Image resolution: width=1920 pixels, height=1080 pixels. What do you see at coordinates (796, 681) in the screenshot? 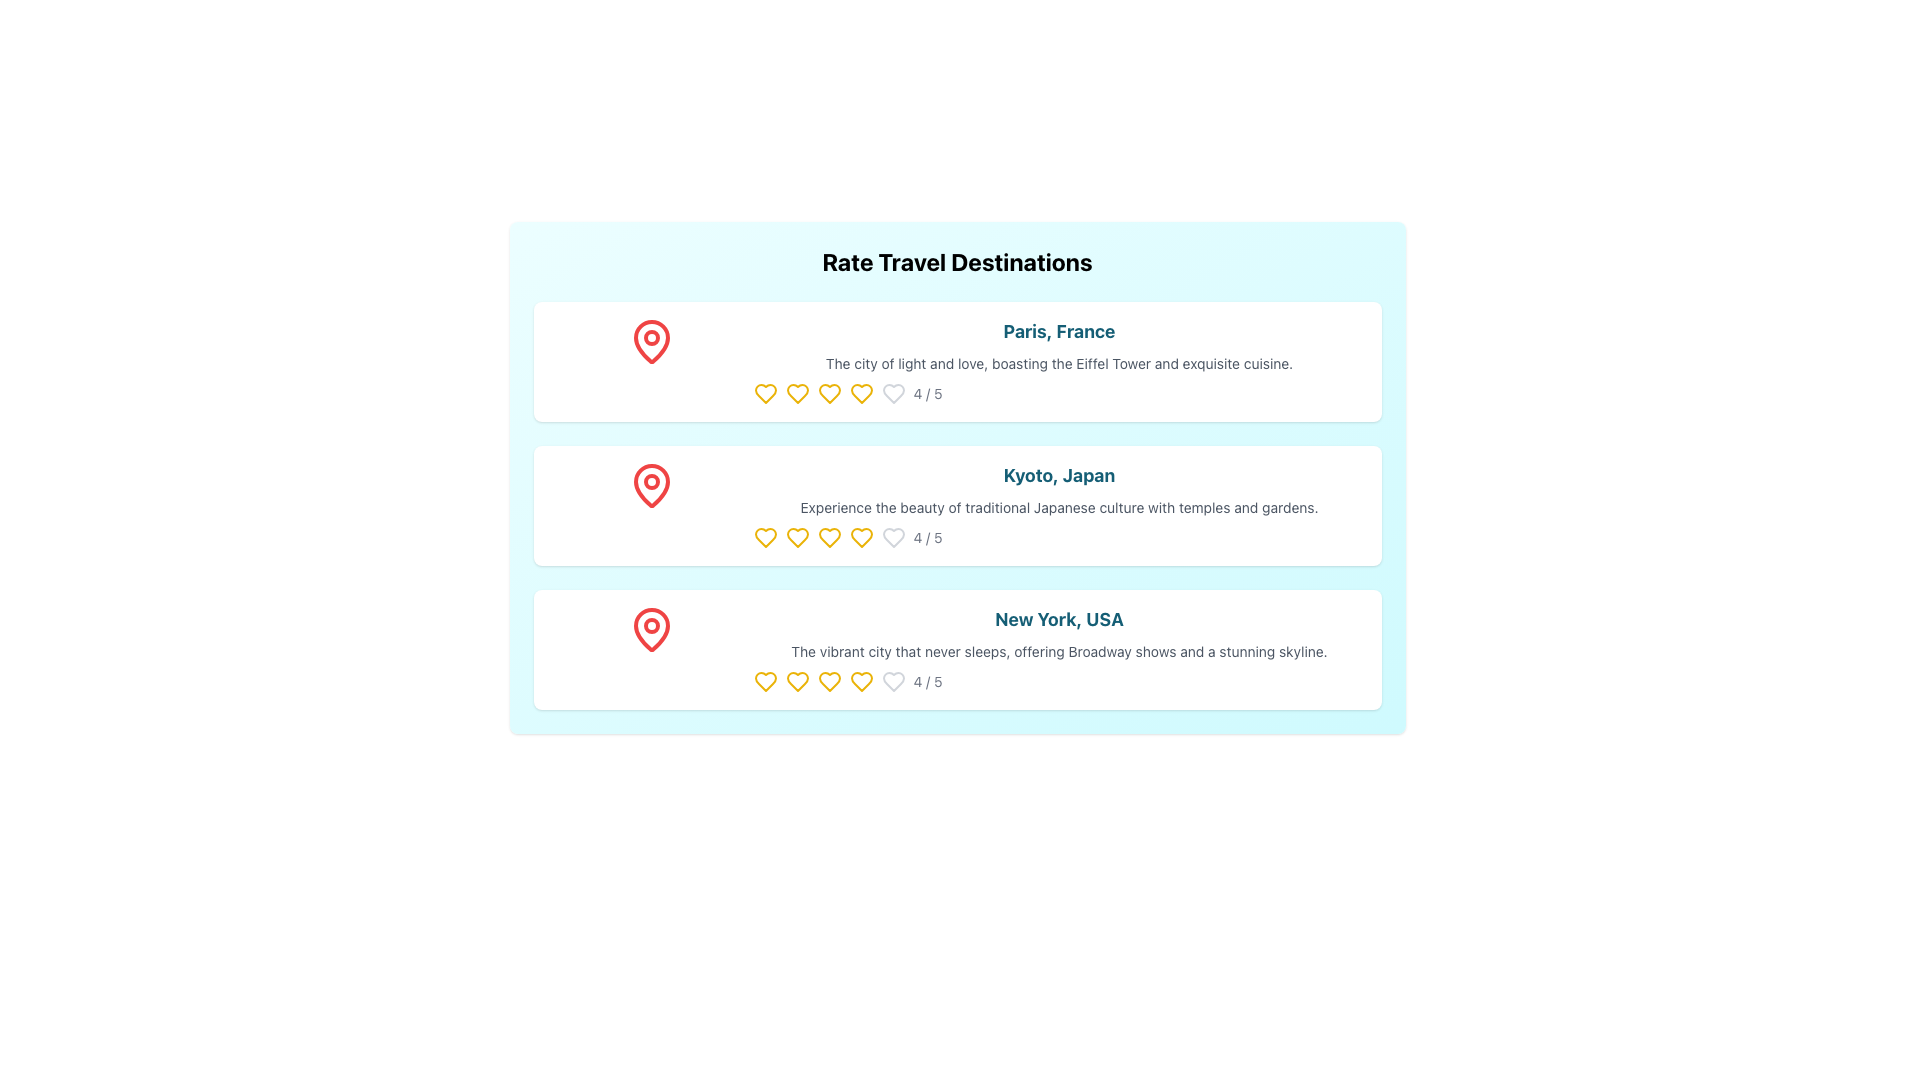
I see `the heart icon in the third row of the travel destination list, which serves as an indicator for rating or favoriting an item` at bounding box center [796, 681].